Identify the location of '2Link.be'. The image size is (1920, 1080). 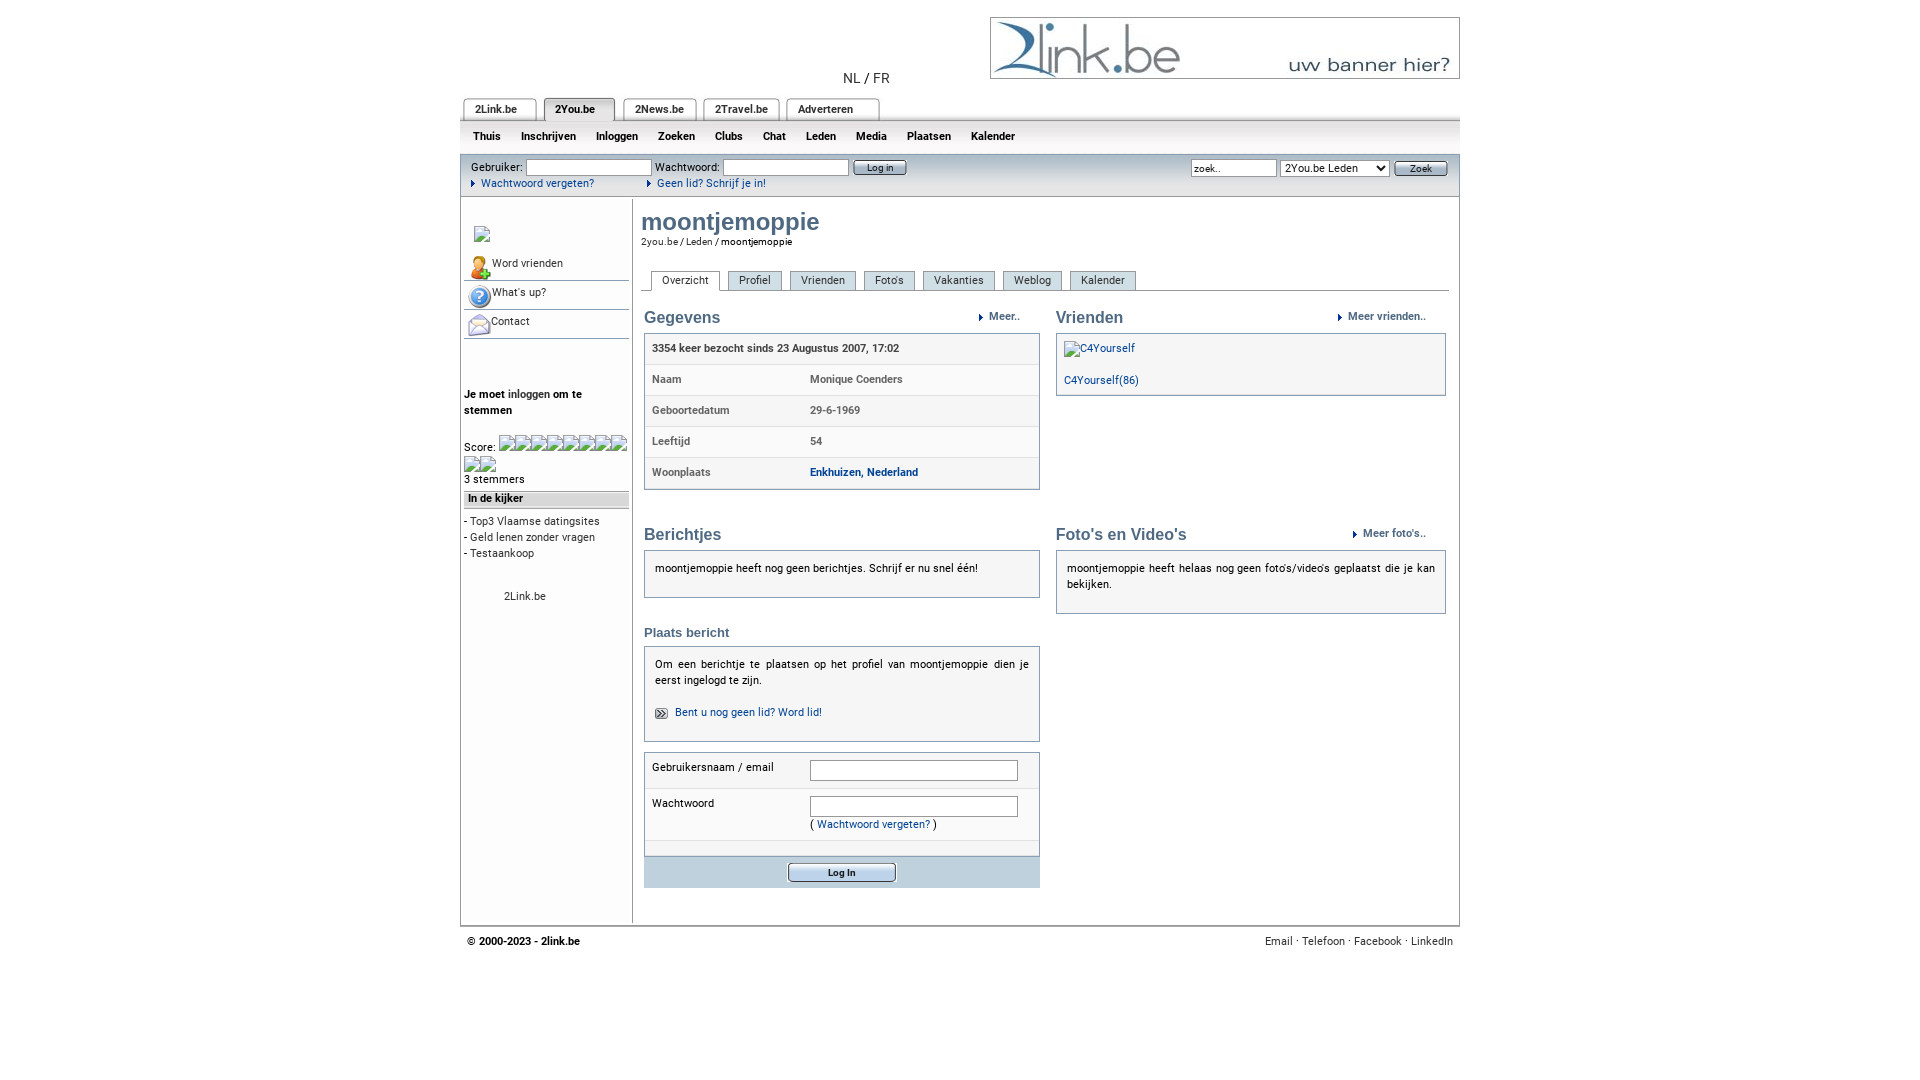
(474, 109).